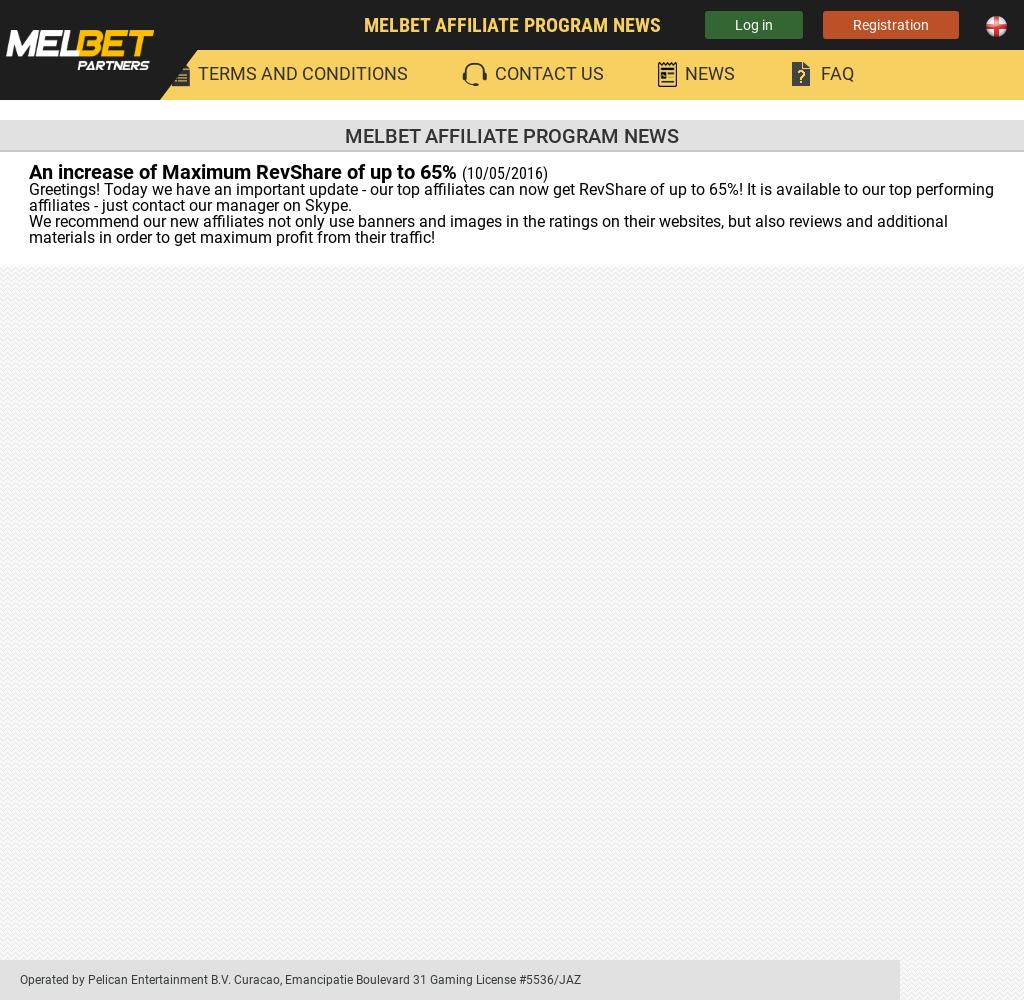 The image size is (1024, 1000). I want to click on 'News', so click(709, 71).